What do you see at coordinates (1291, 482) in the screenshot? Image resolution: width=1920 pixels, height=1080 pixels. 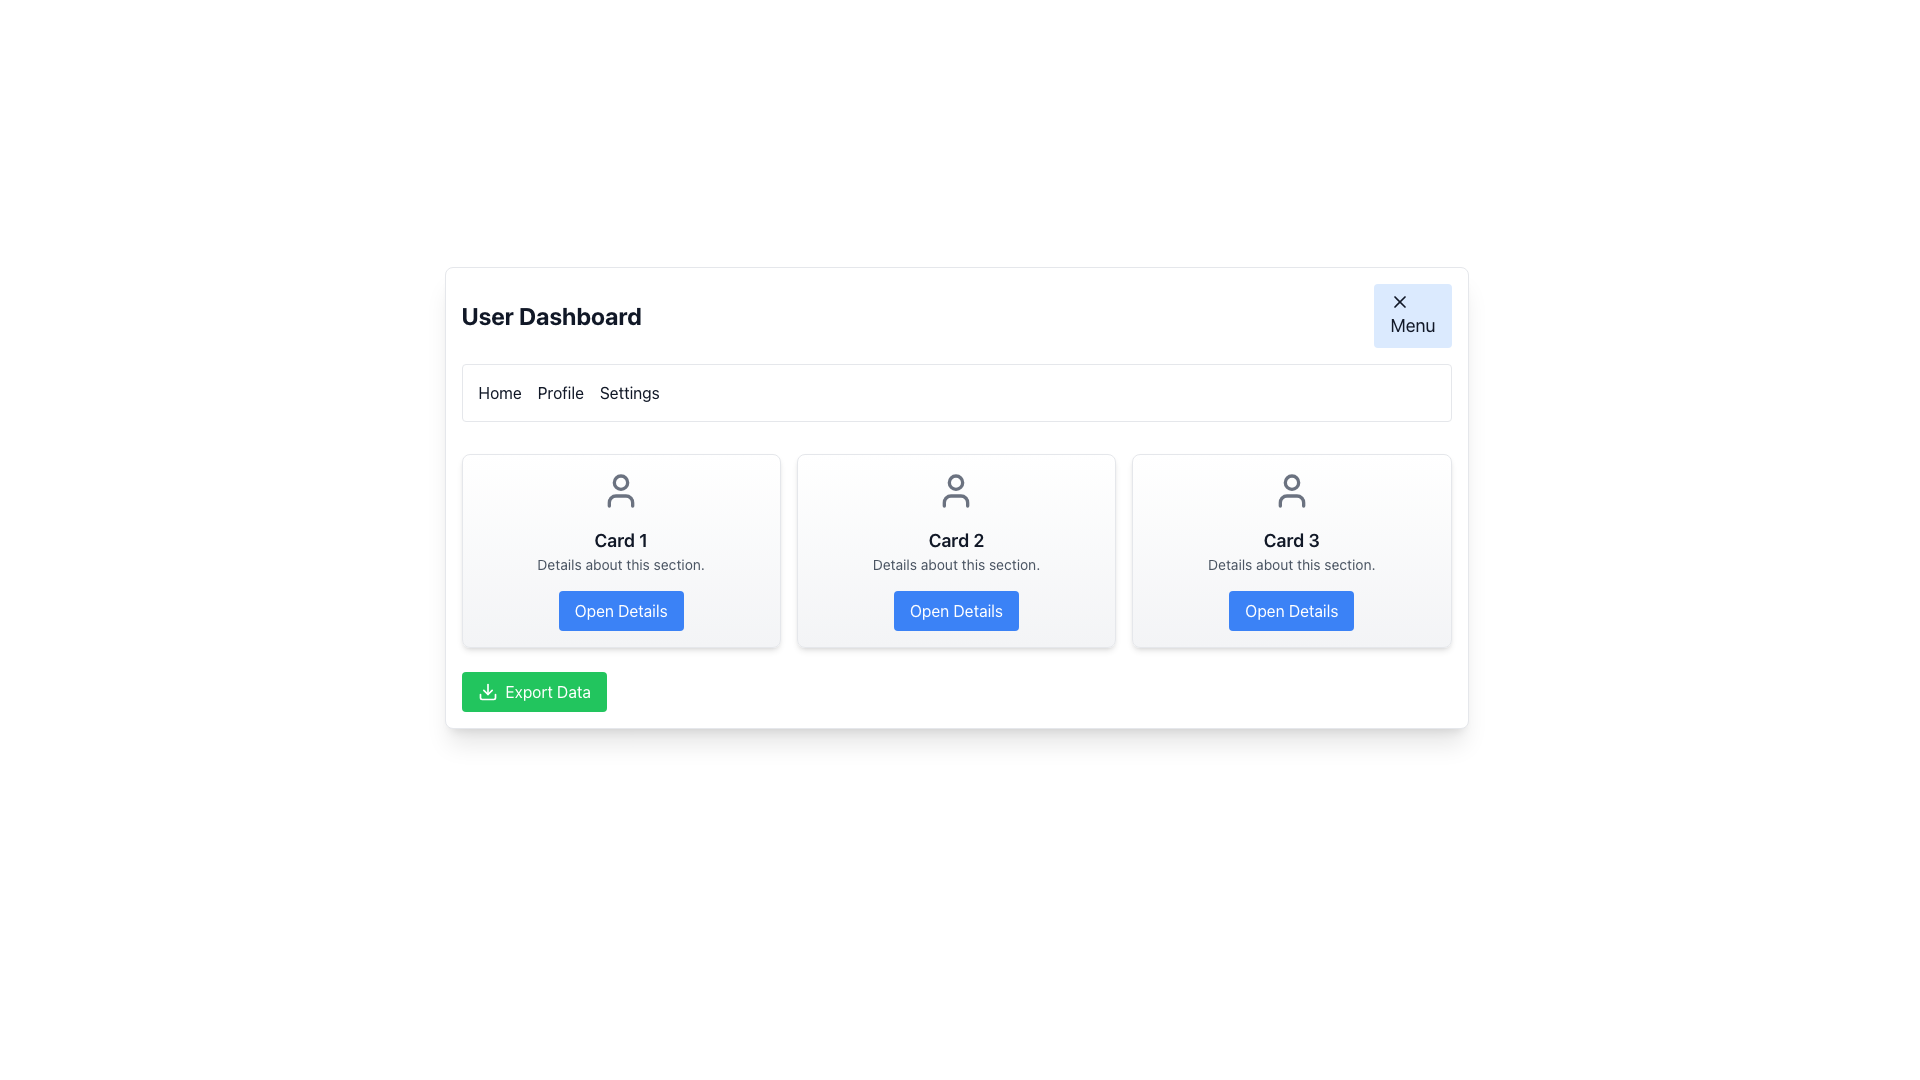 I see `the SVG circle element representing the user's head in the user icon located in the third card from the left` at bounding box center [1291, 482].